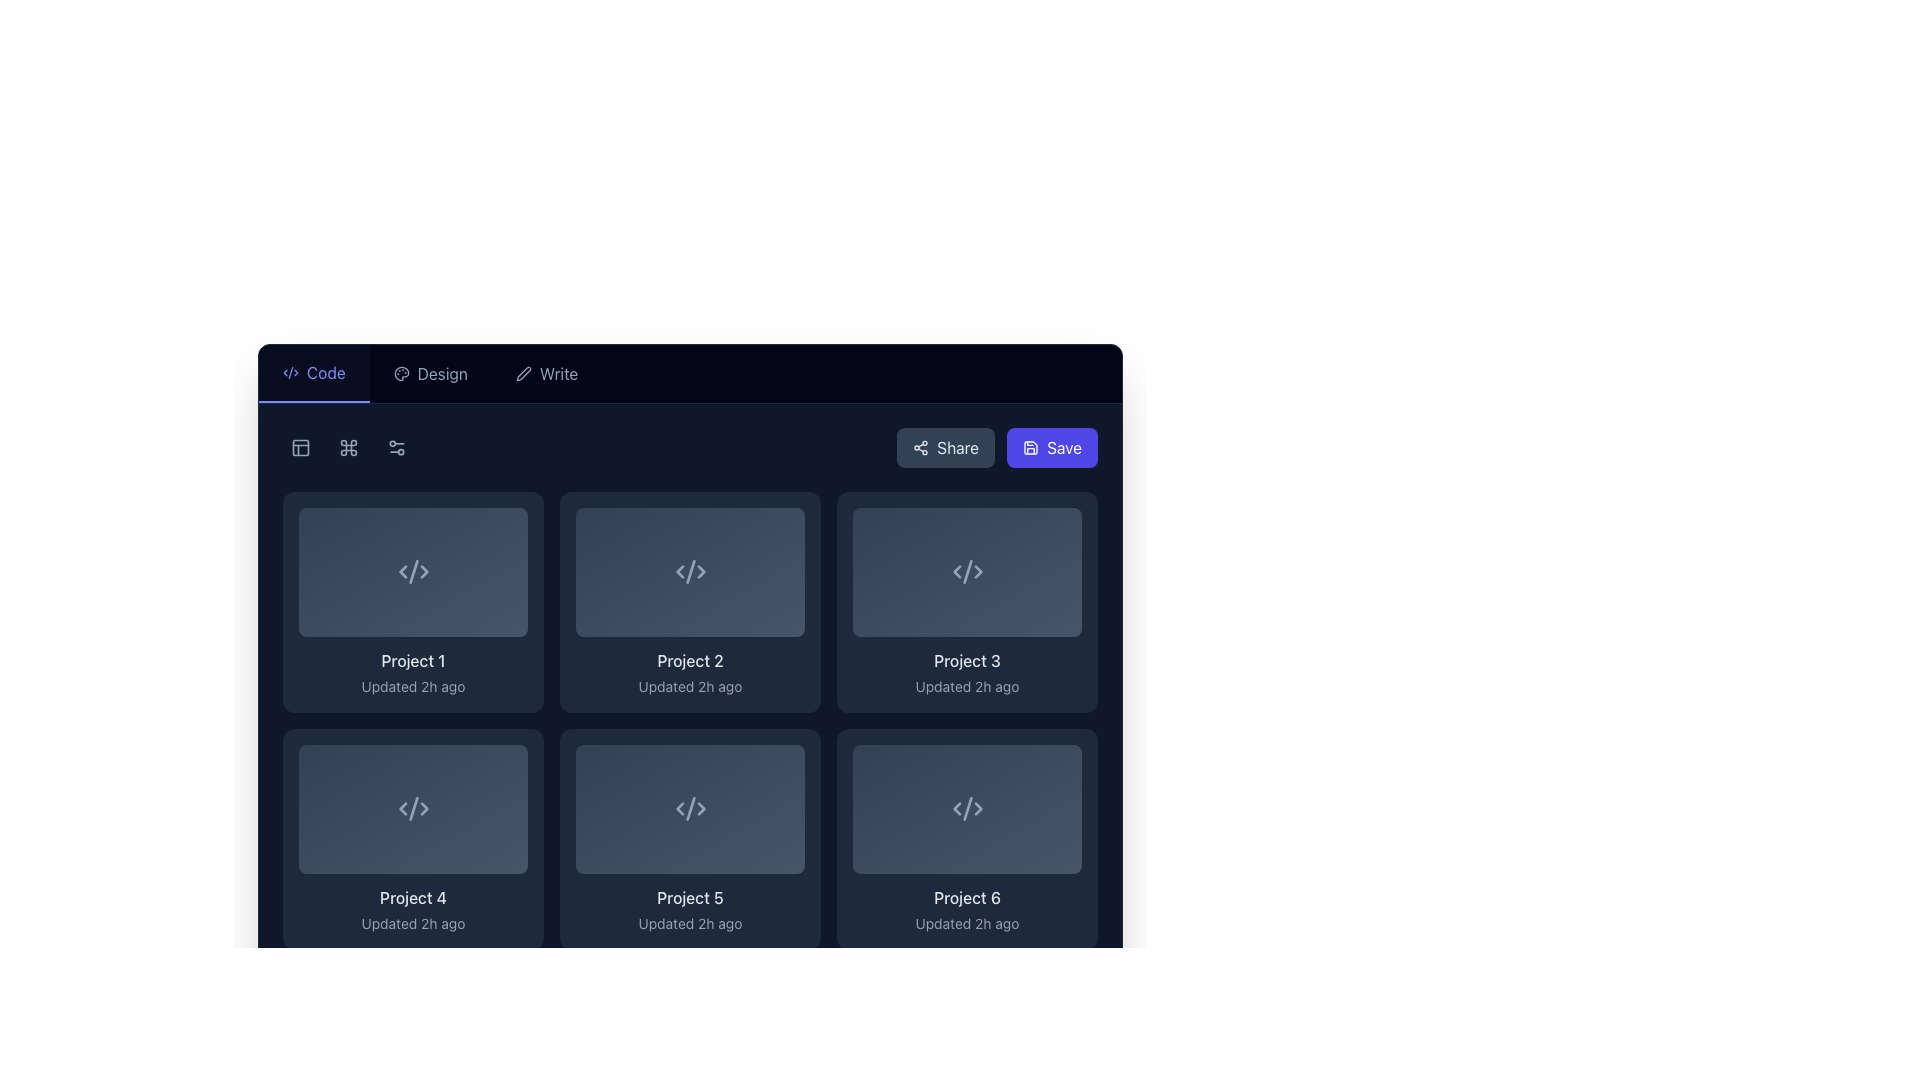 The height and width of the screenshot is (1080, 1920). What do you see at coordinates (967, 685) in the screenshot?
I see `the last updated time text label located within the 'Project 3' card, which is directly below the 'Project 3' title and aligns centrally within the card` at bounding box center [967, 685].